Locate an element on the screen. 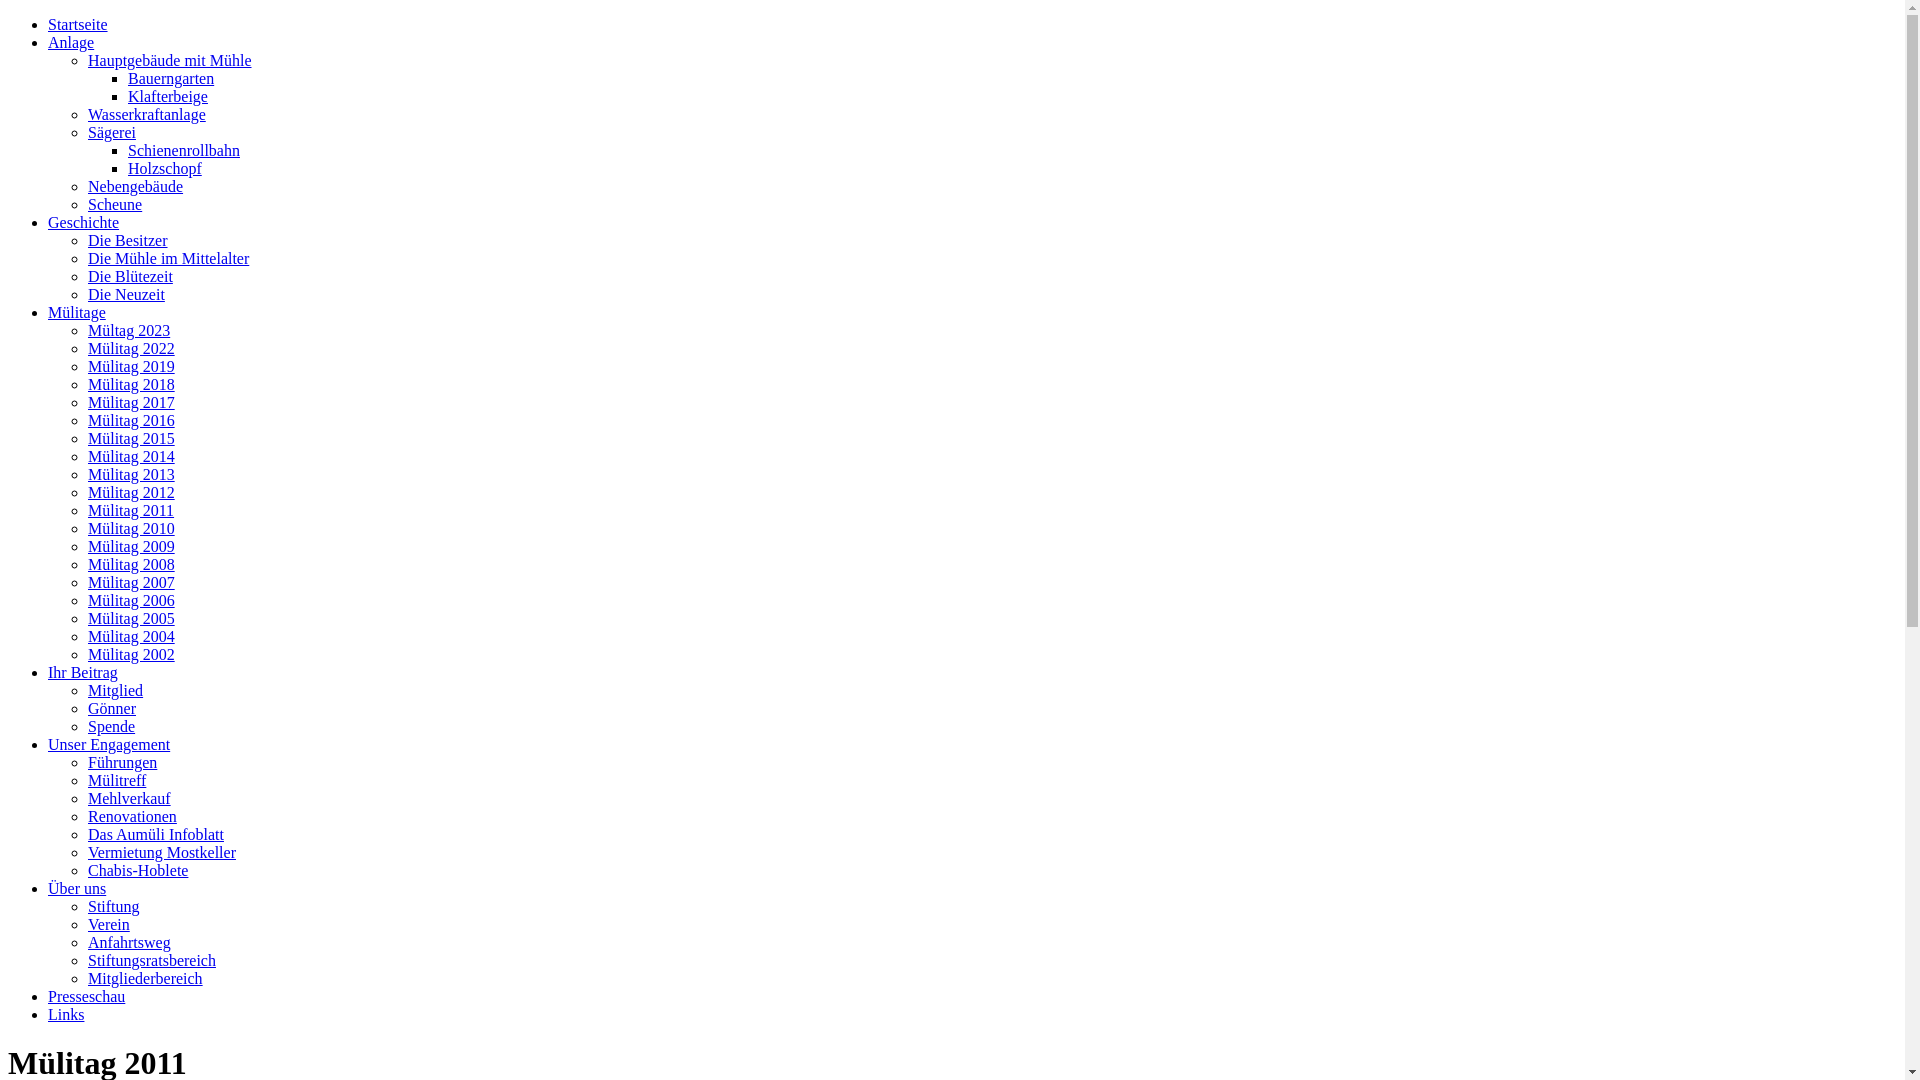  'Links' is located at coordinates (48, 1014).